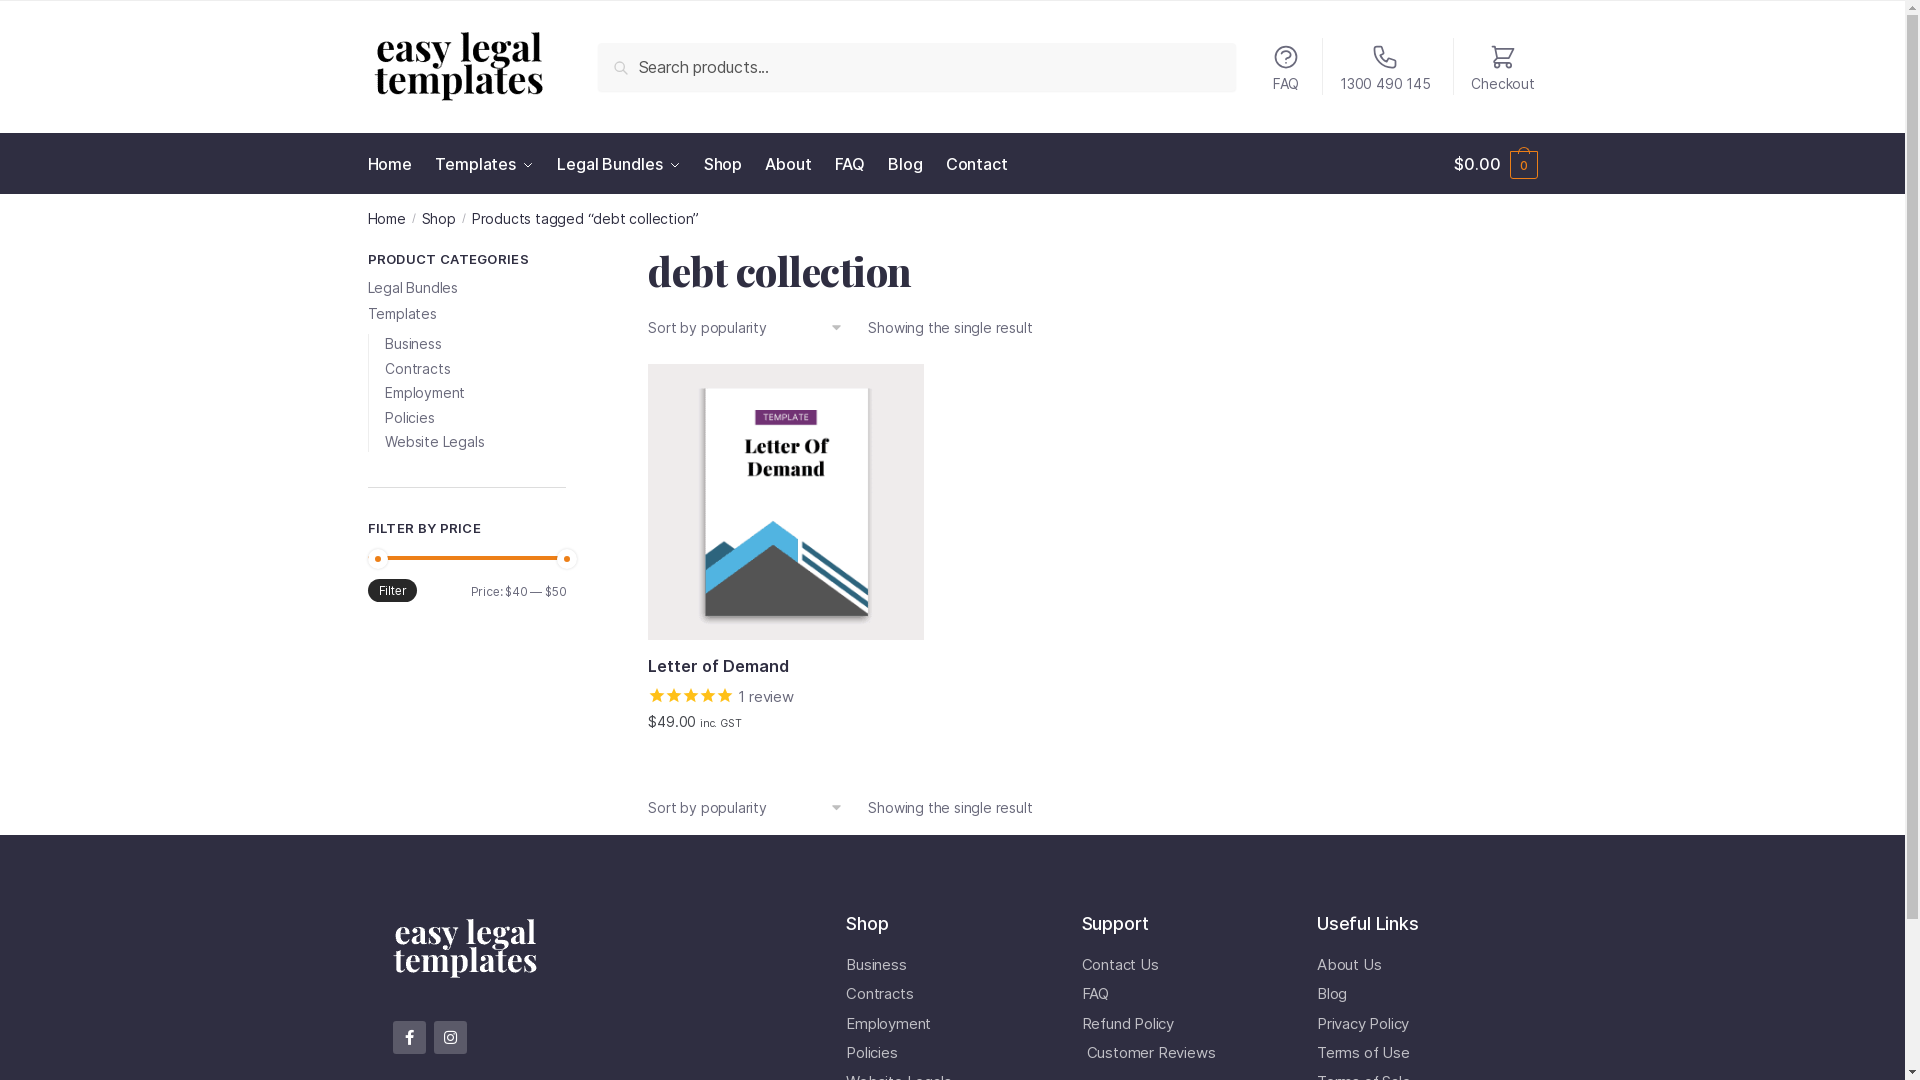 The width and height of the screenshot is (1920, 1080). Describe the element at coordinates (942, 994) in the screenshot. I see `'Contracts'` at that location.